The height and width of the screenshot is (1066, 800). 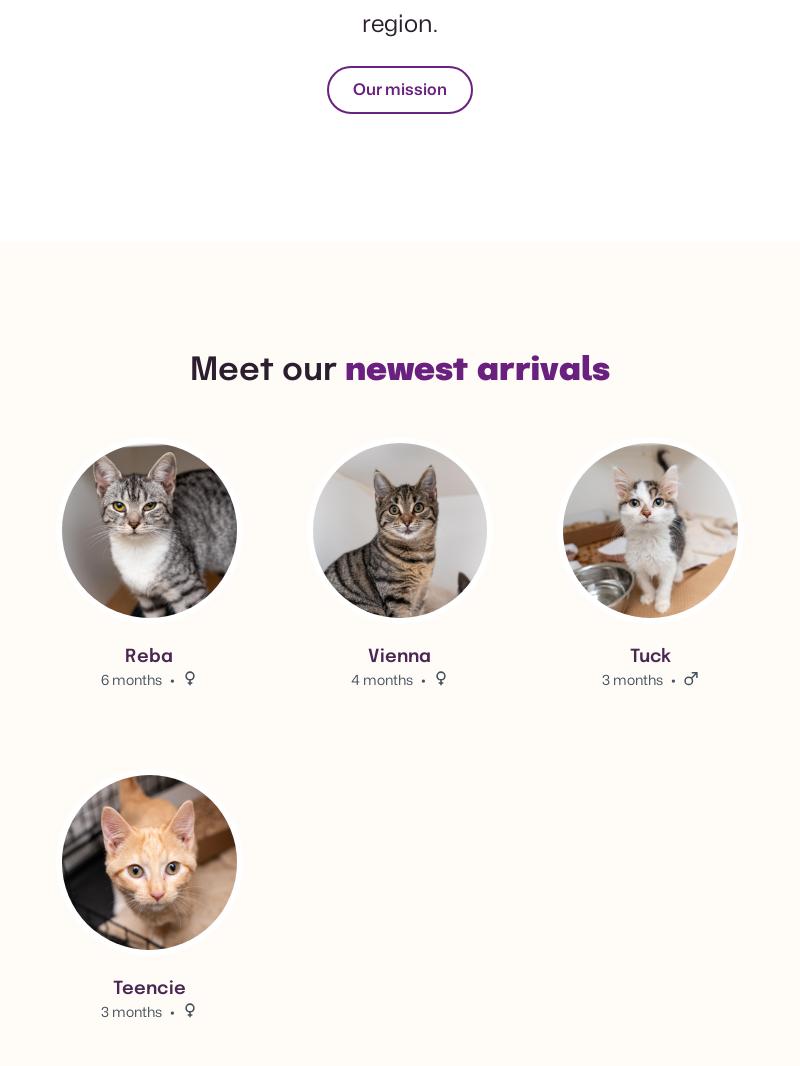 What do you see at coordinates (267, 371) in the screenshot?
I see `'Meet our'` at bounding box center [267, 371].